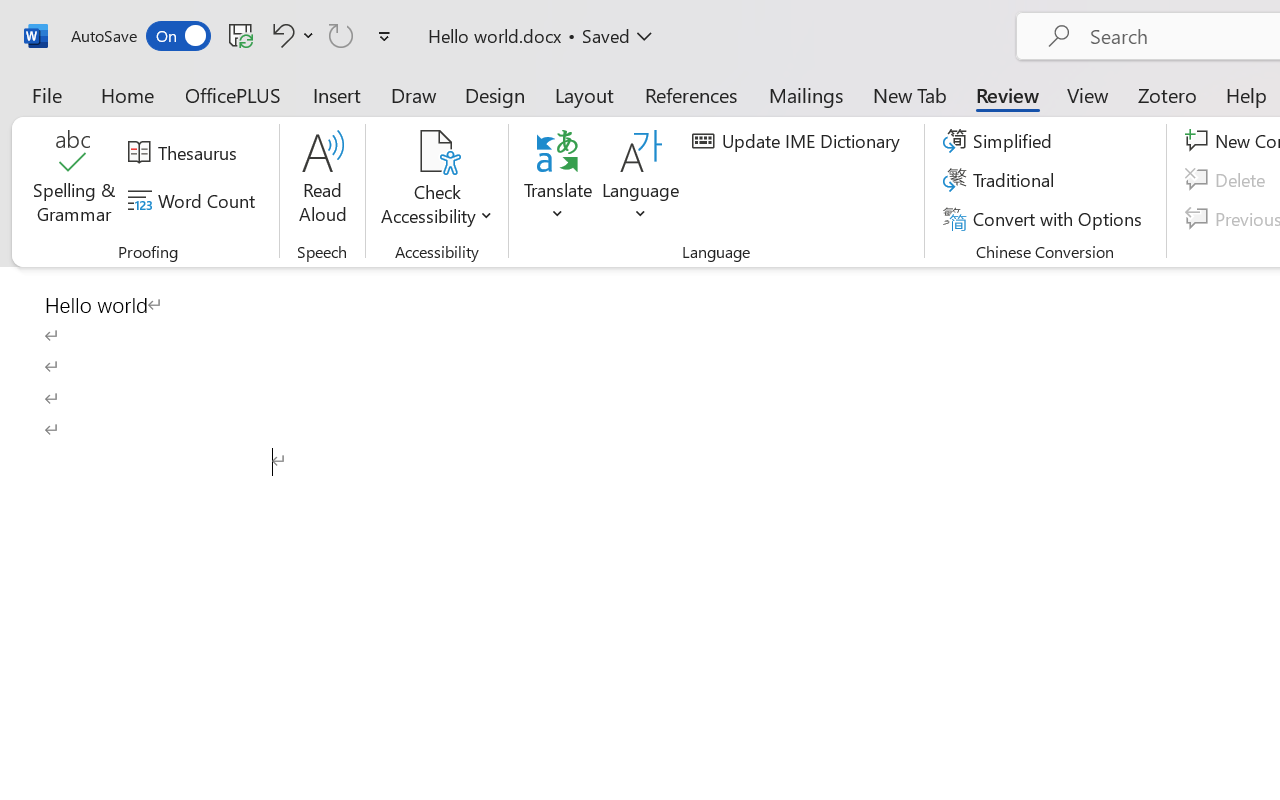 The width and height of the screenshot is (1280, 800). I want to click on 'Can', so click(341, 34).